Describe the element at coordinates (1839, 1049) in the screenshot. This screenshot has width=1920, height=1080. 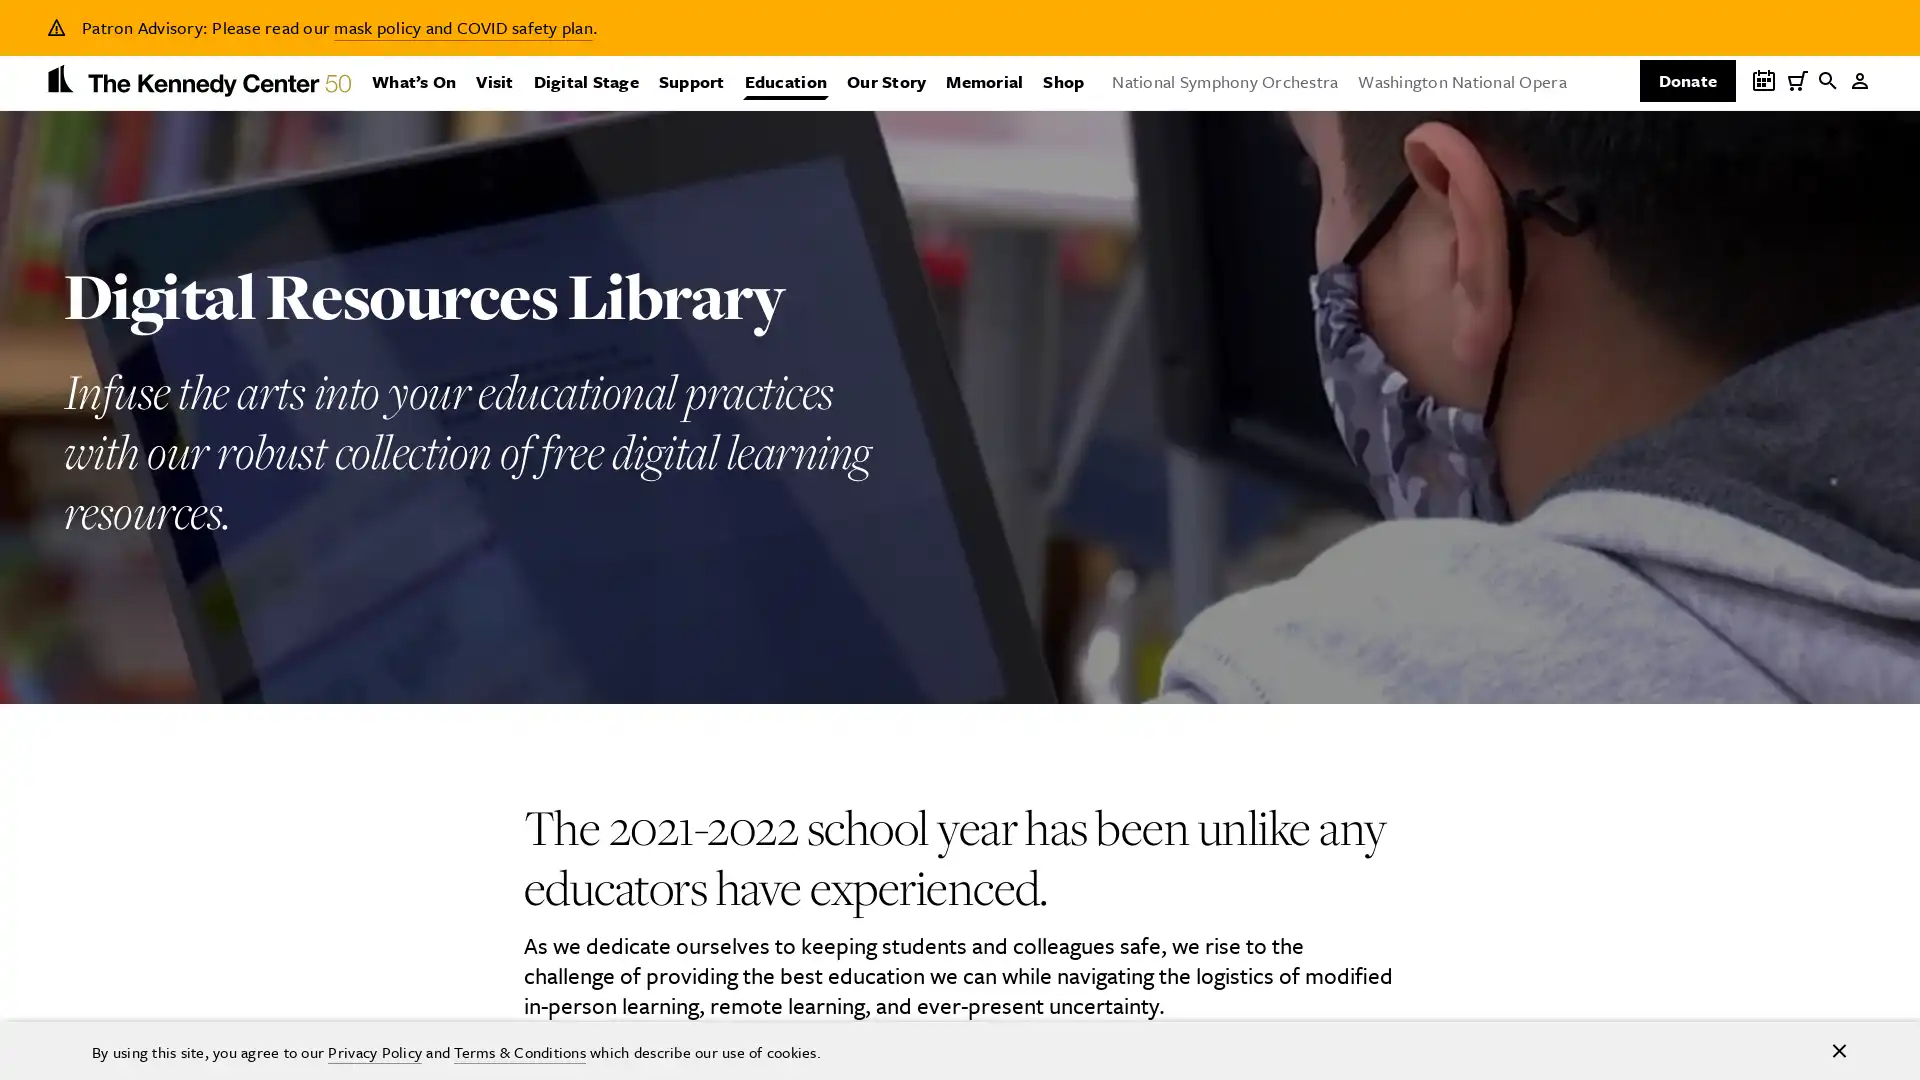
I see `Accept cookies and hide notification` at that location.